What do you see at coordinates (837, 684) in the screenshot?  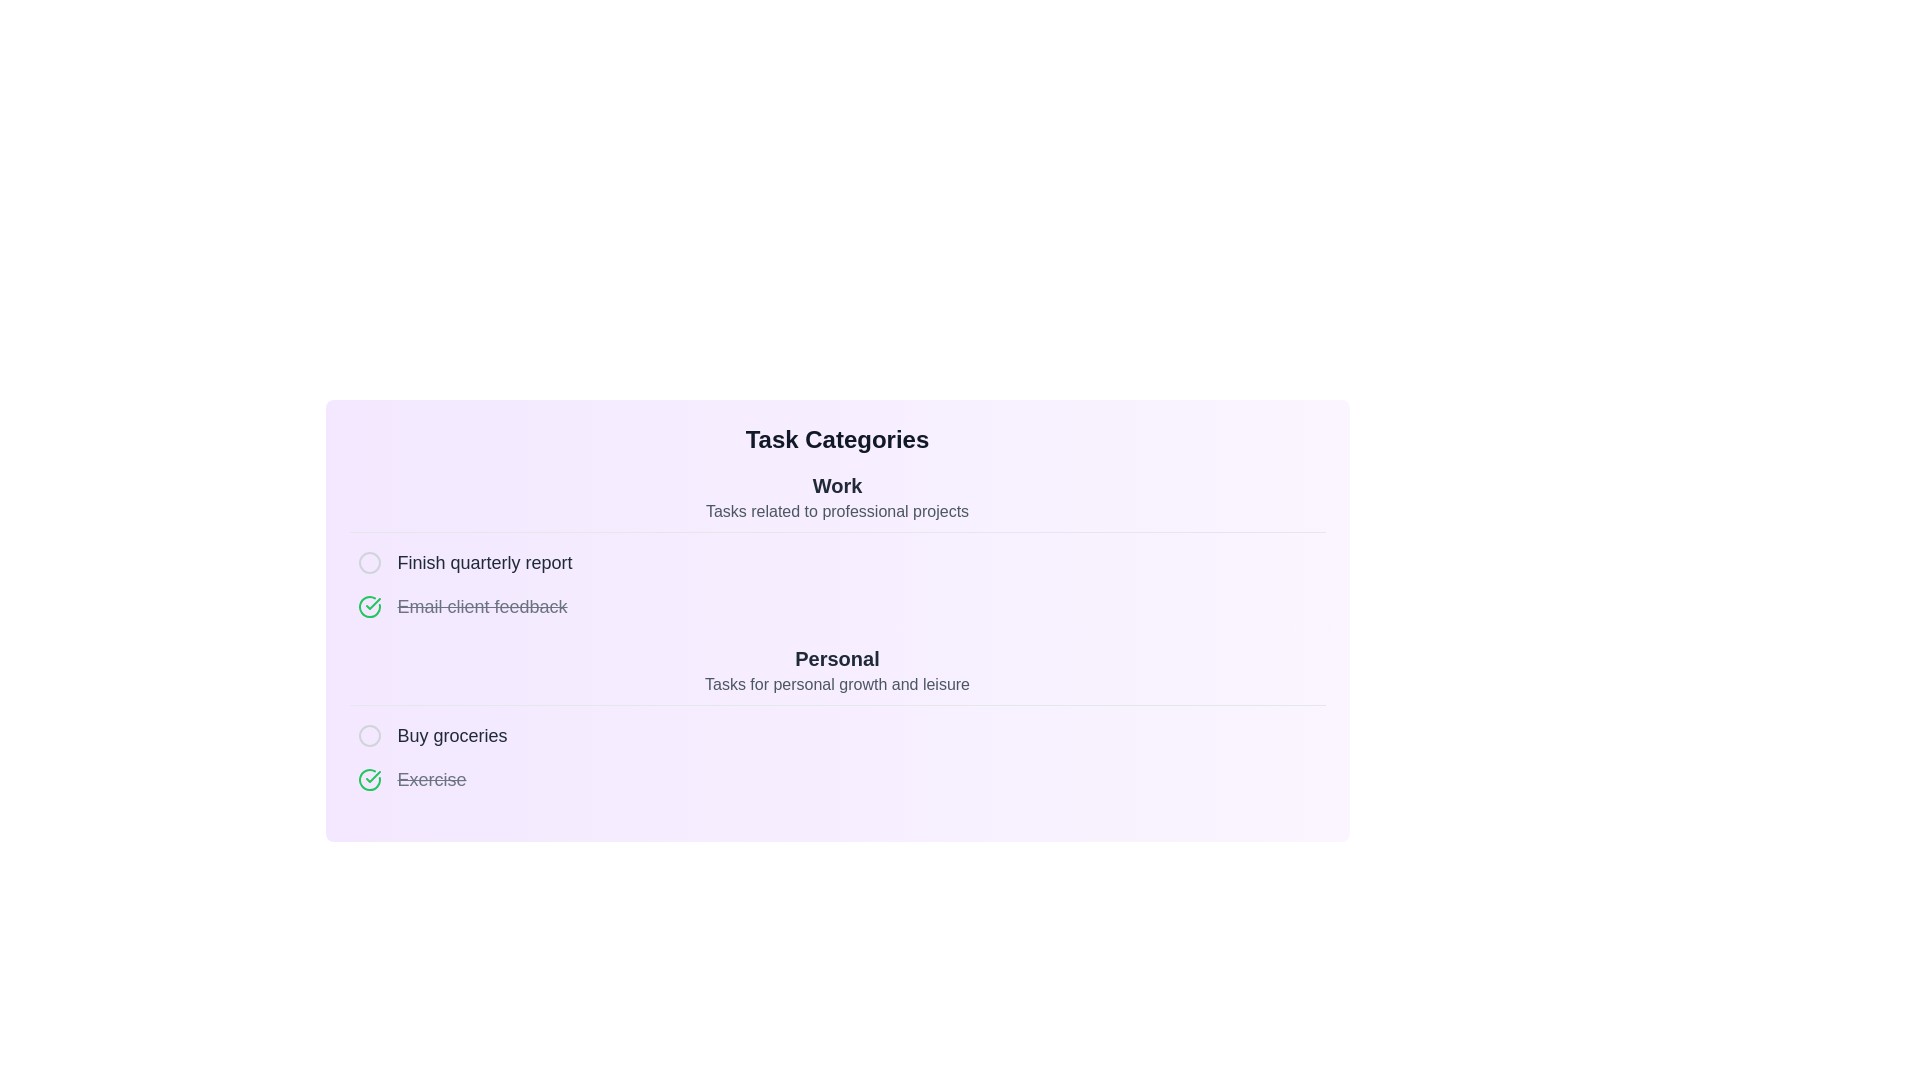 I see `the static text label providing context for the 'Personal' category, located below the bold heading 'Personal'` at bounding box center [837, 684].